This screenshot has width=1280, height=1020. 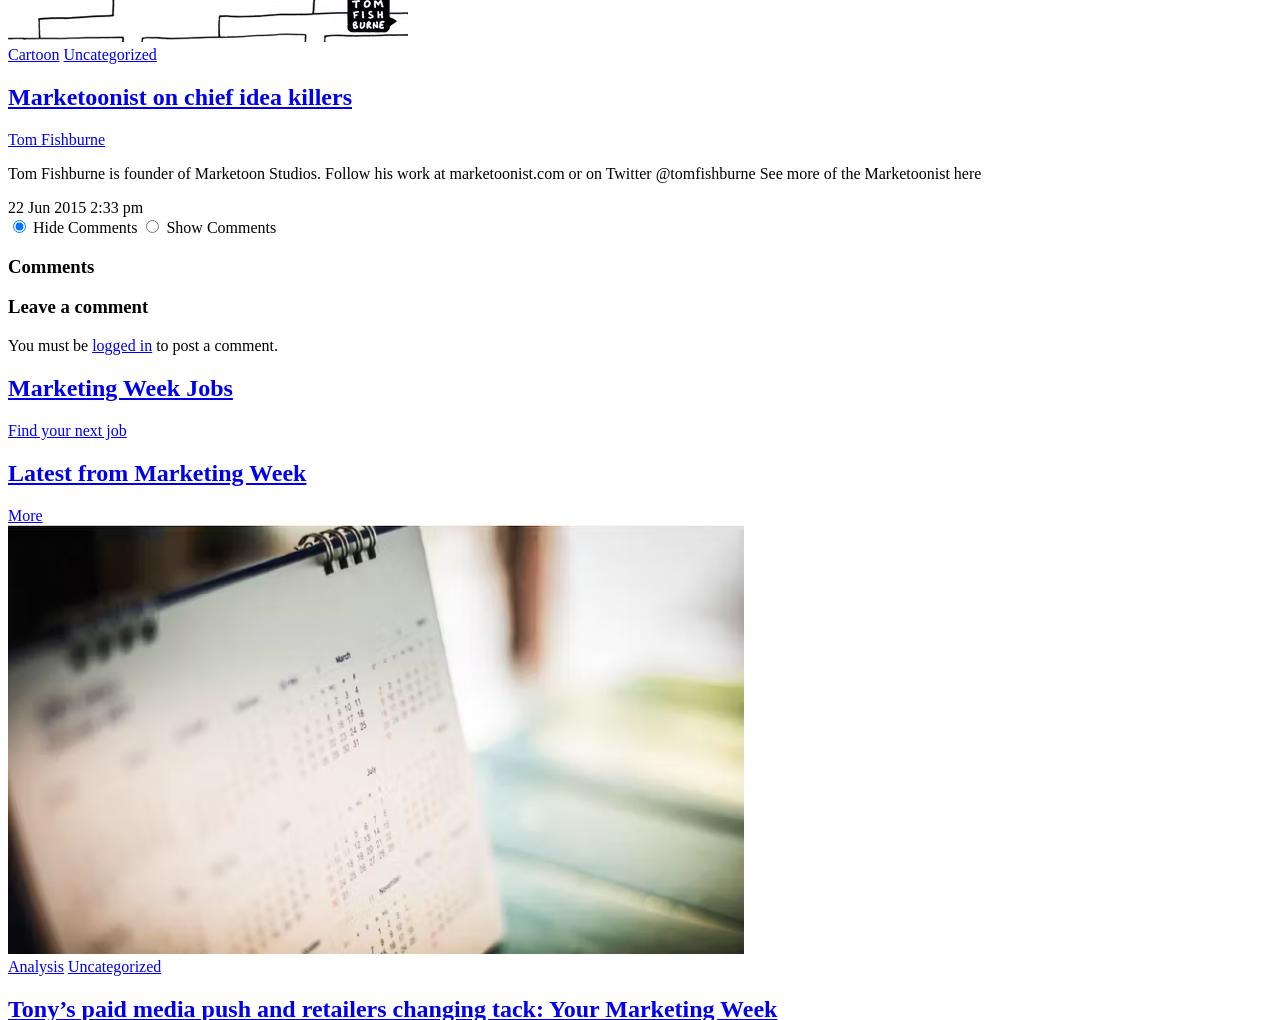 I want to click on 'to post a comment.', so click(x=214, y=344).